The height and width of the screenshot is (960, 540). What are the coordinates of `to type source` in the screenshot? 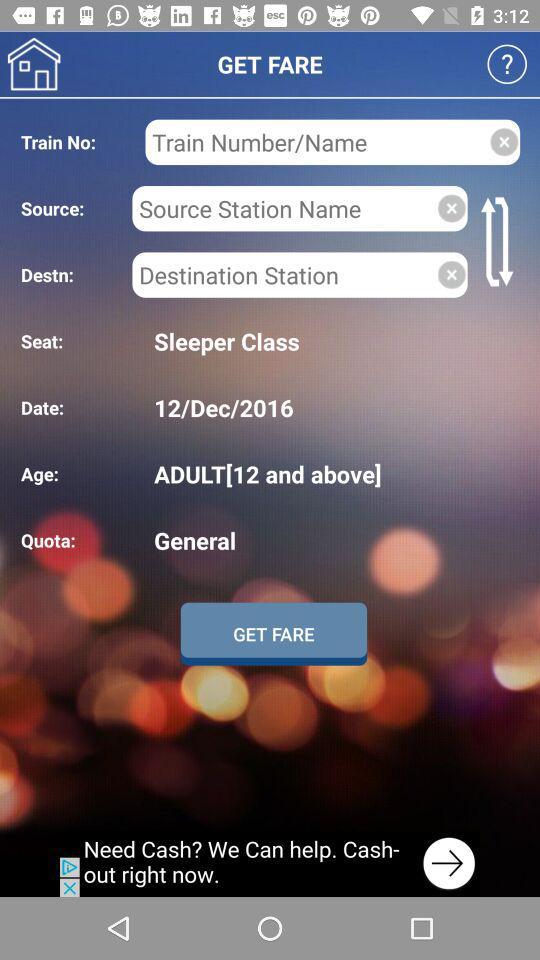 It's located at (283, 208).